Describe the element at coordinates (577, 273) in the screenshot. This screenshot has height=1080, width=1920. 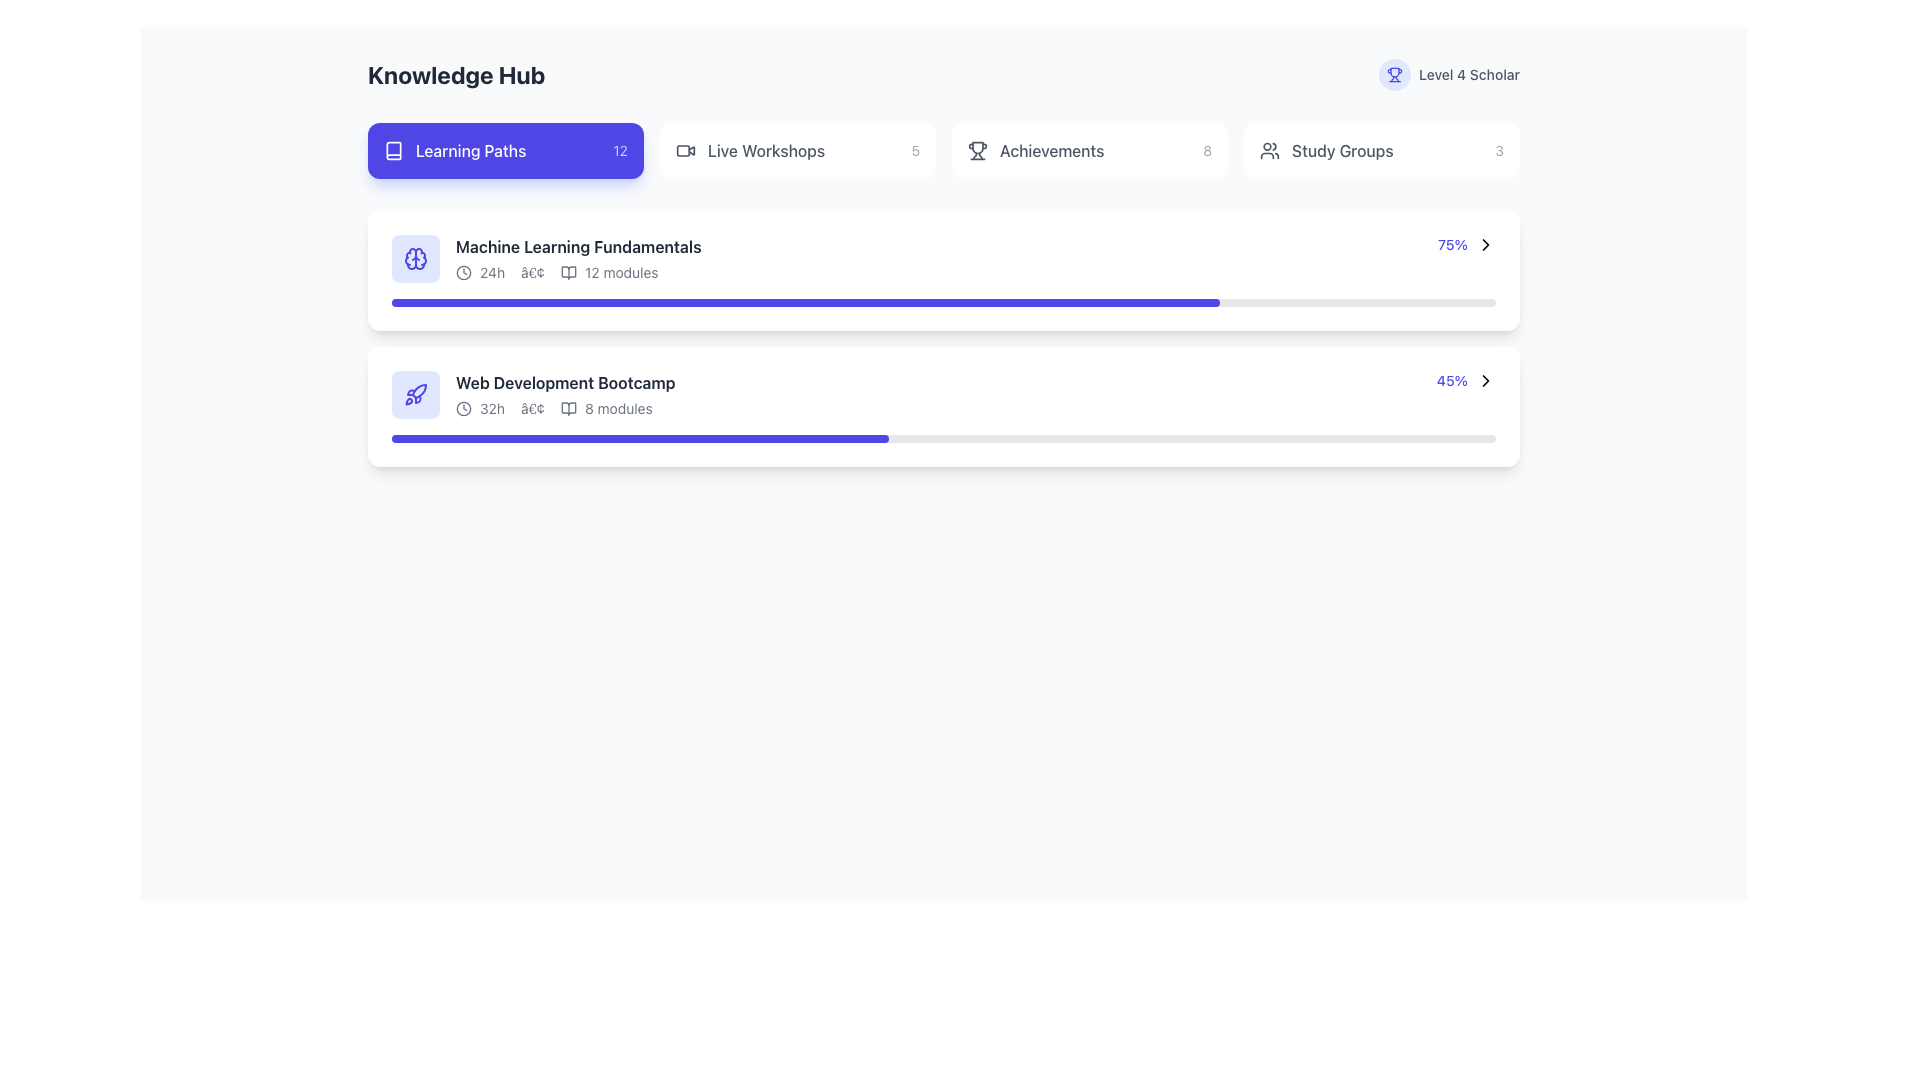
I see `displayed details of the course summary element showing '24h • 12 modules' with icons for time and modules, located below the title 'Machine Learning Fundamentals' in the 'Learning Paths' tab` at that location.